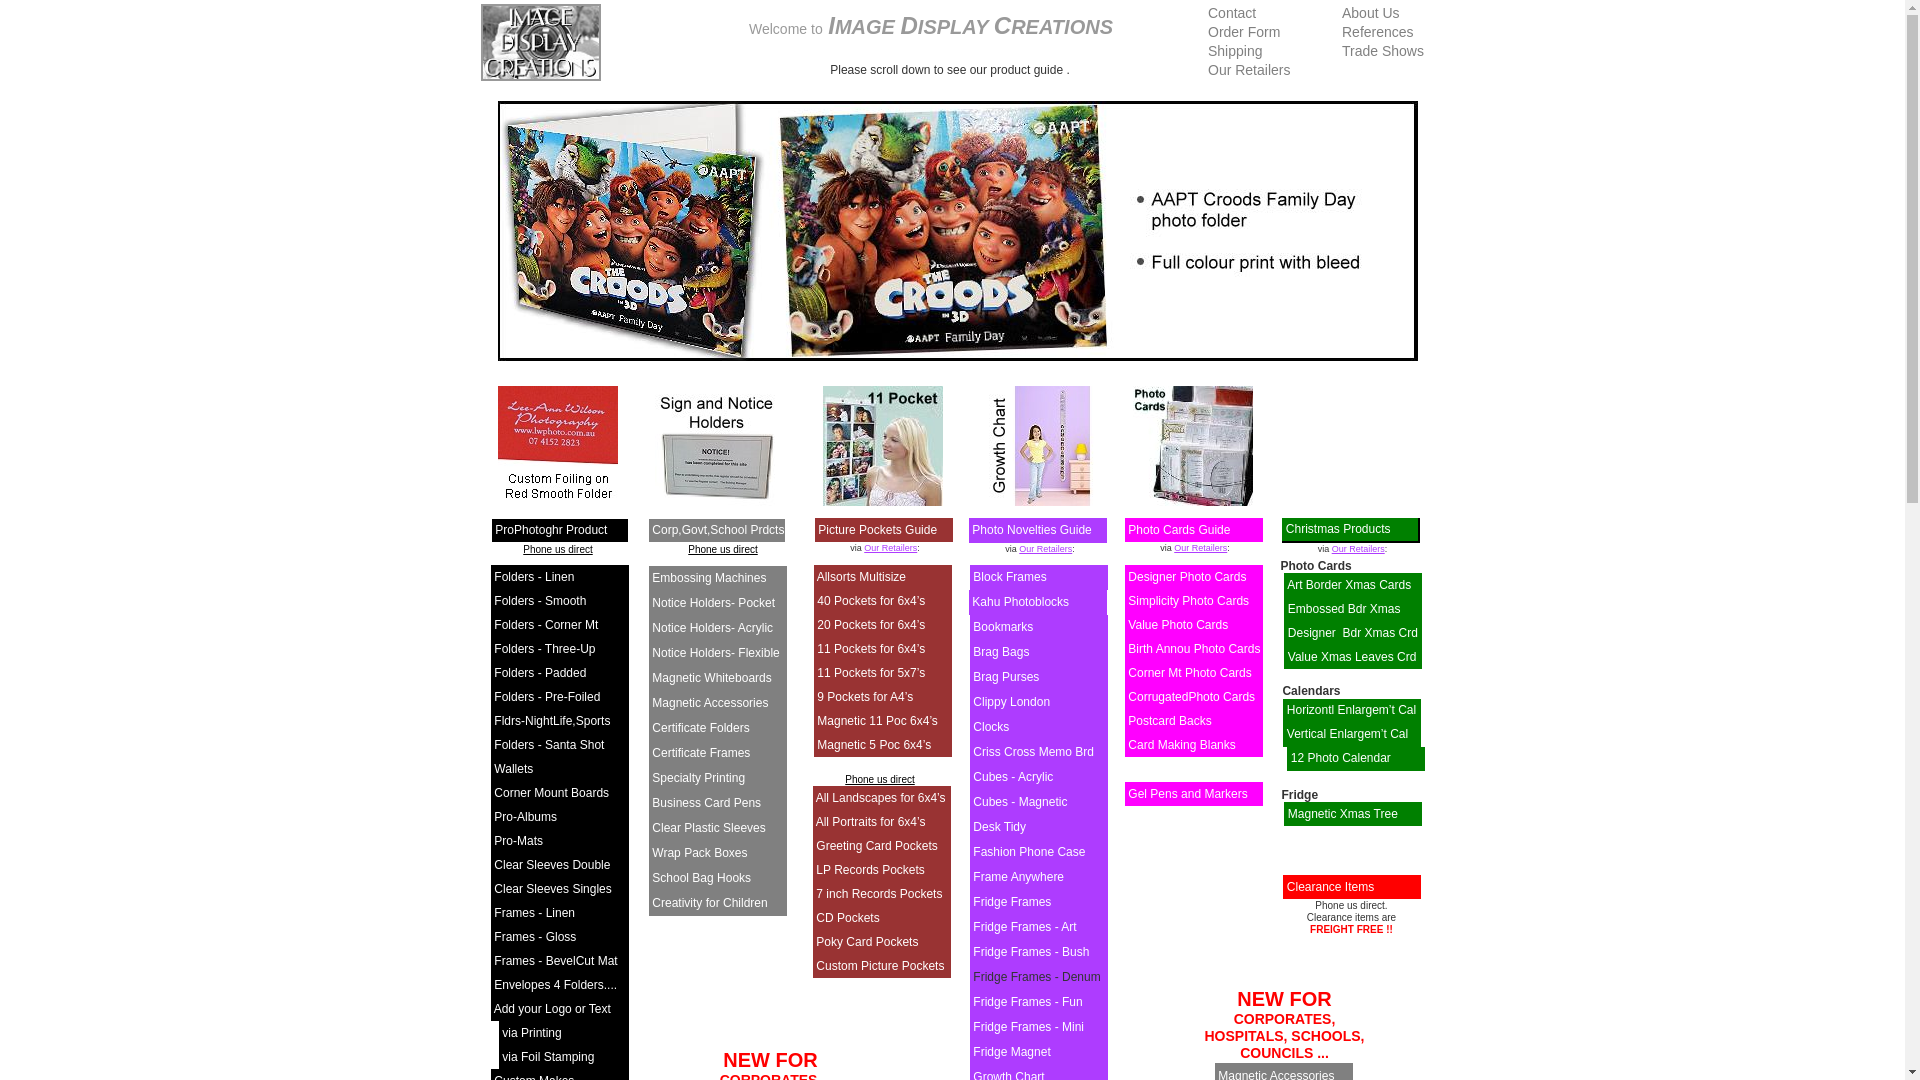  I want to click on 'Trade Shows', so click(1381, 49).